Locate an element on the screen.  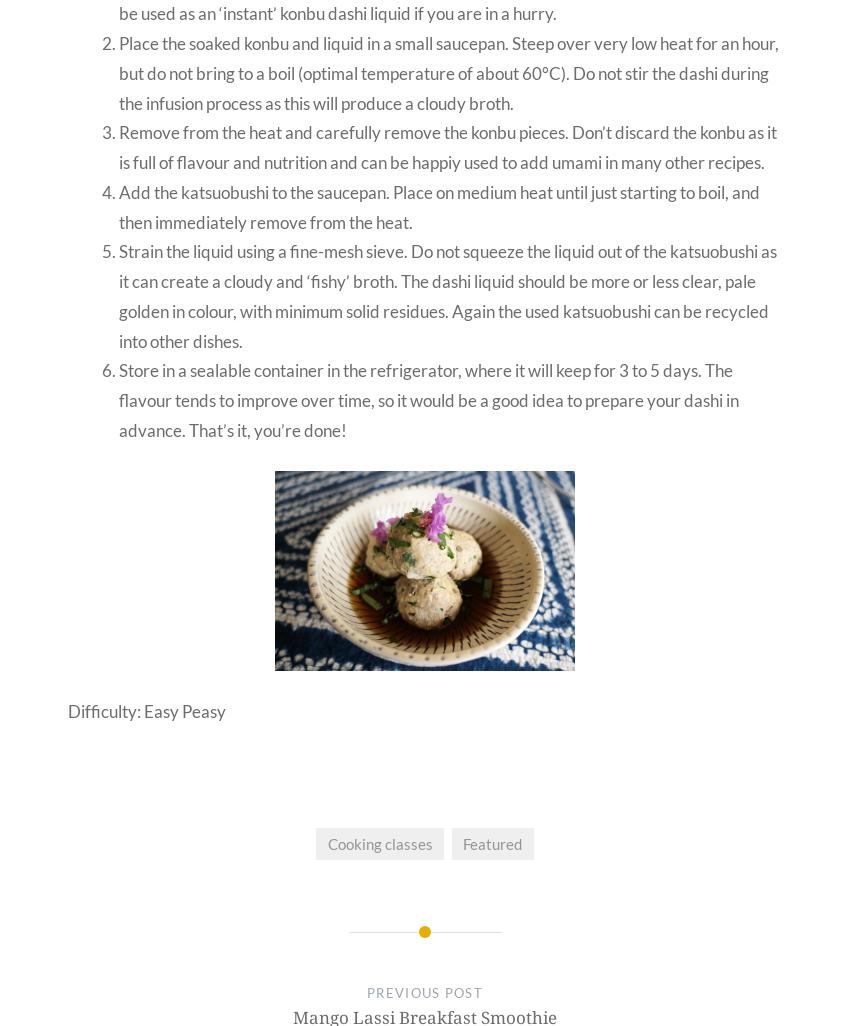
'Previous Post' is located at coordinates (366, 991).